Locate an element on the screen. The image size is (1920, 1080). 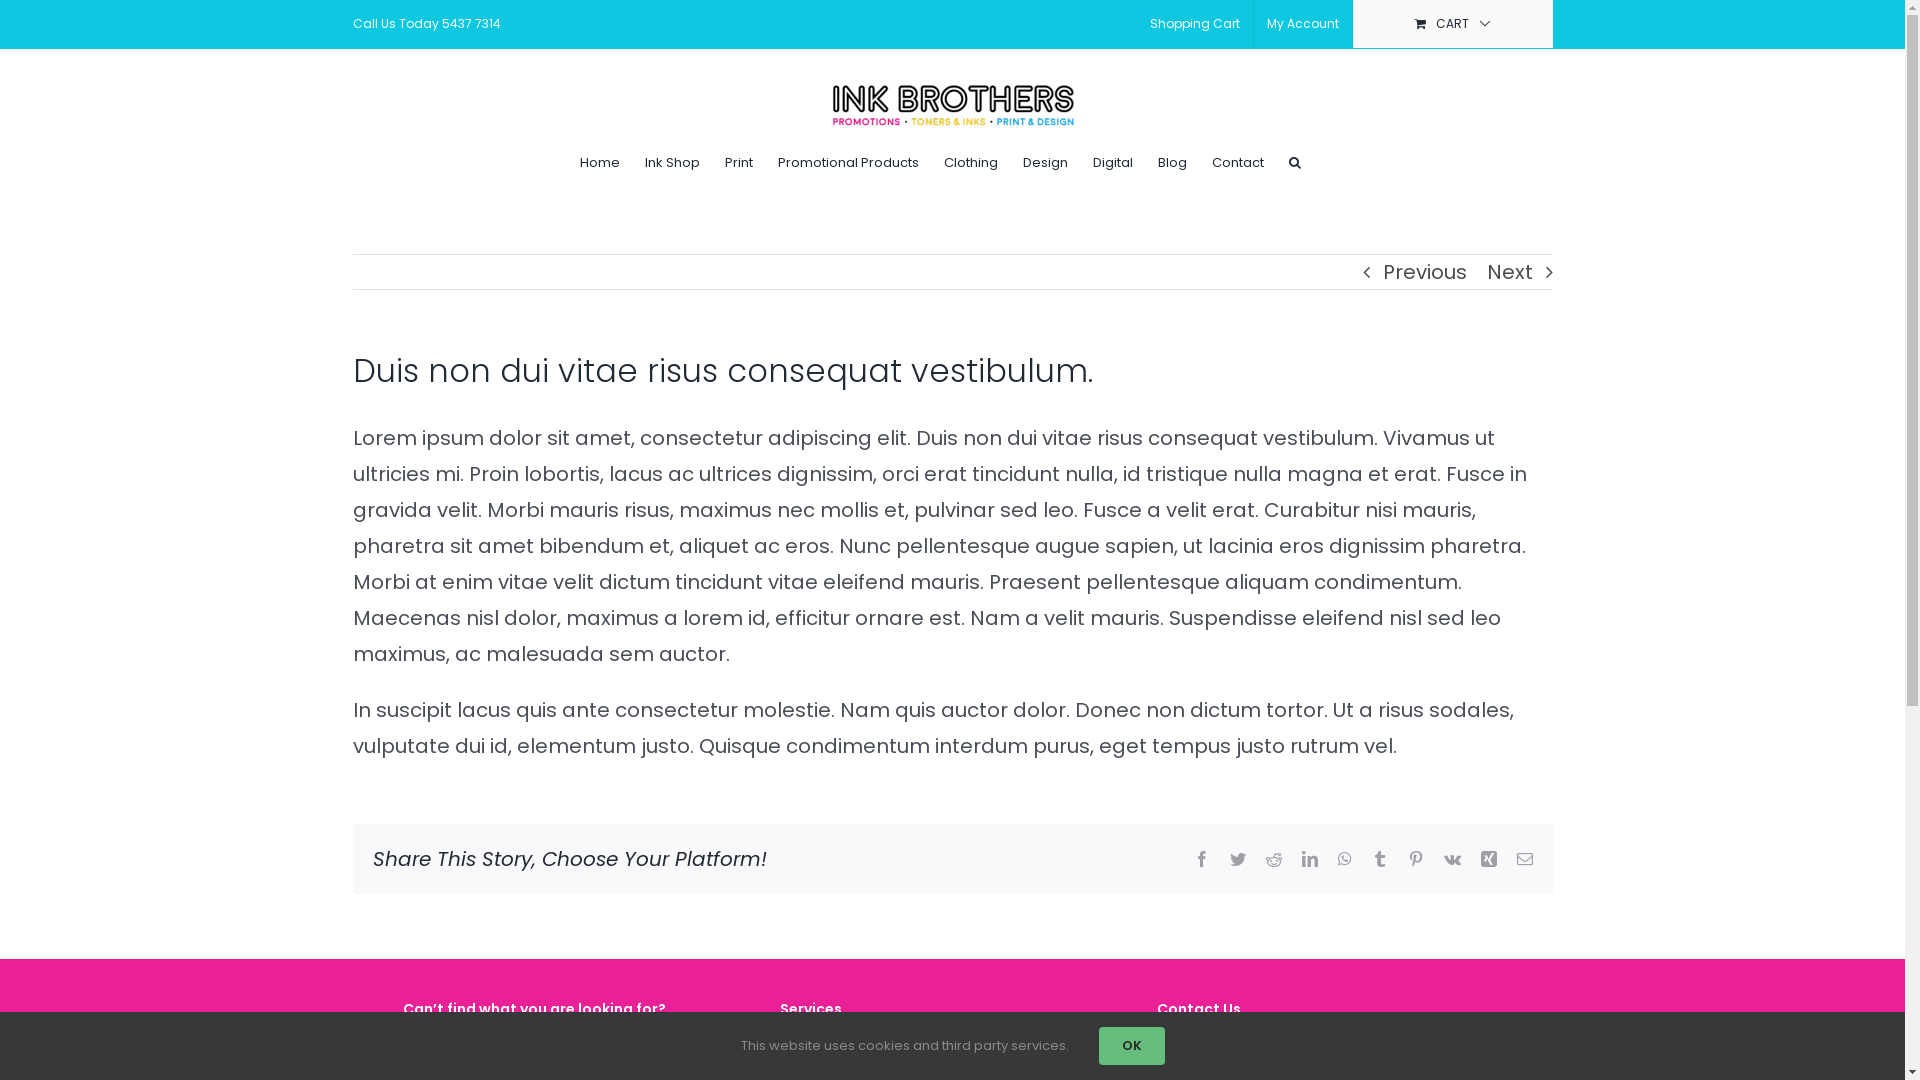
'Pinterest' is located at coordinates (1415, 858).